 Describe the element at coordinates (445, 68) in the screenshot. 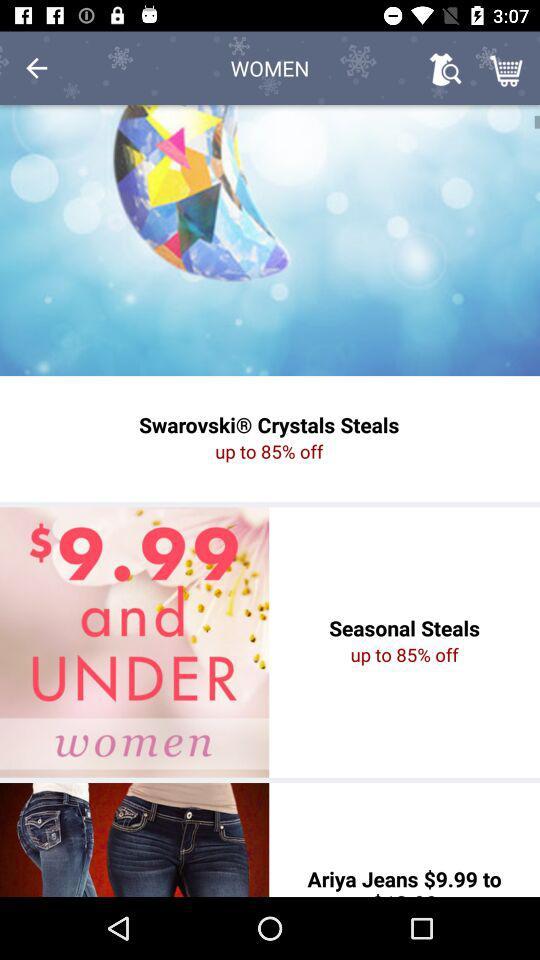

I see `the icon to the right of the women item` at that location.